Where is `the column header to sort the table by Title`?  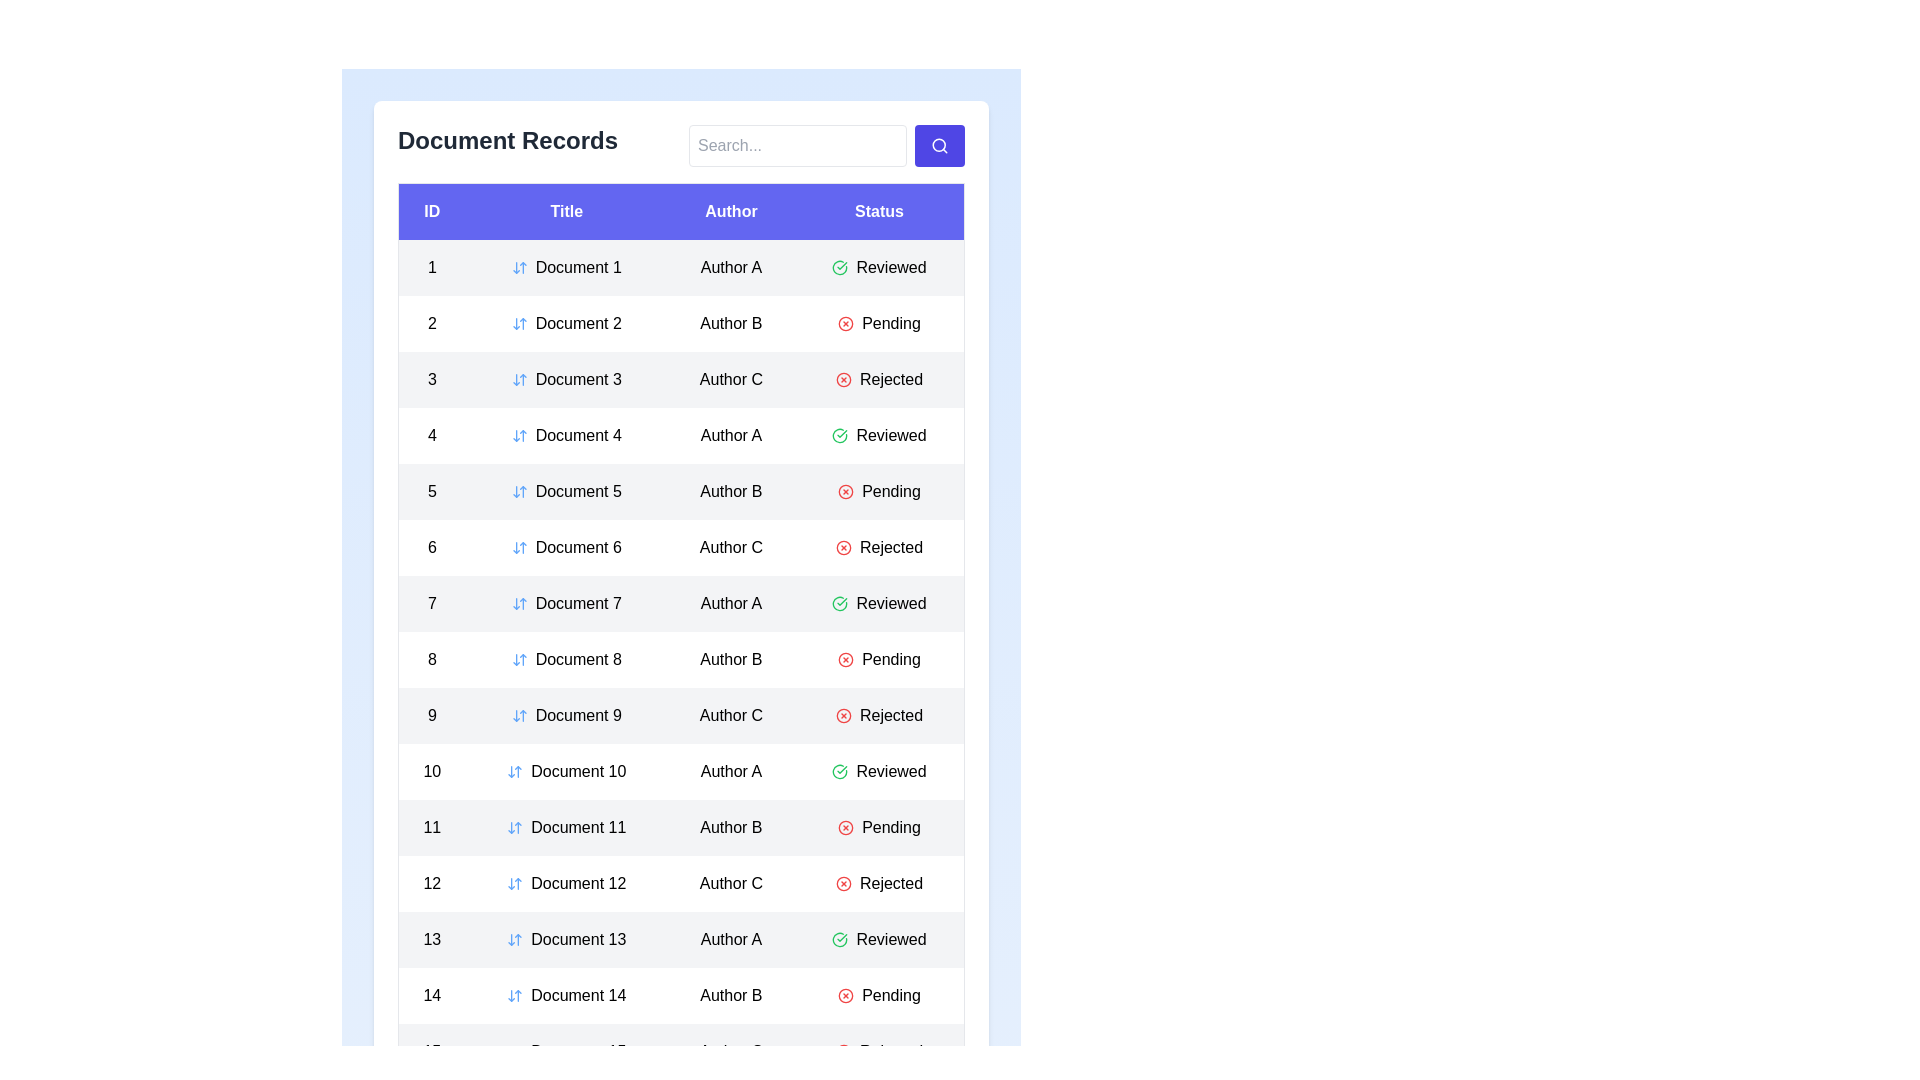 the column header to sort the table by Title is located at coordinates (565, 211).